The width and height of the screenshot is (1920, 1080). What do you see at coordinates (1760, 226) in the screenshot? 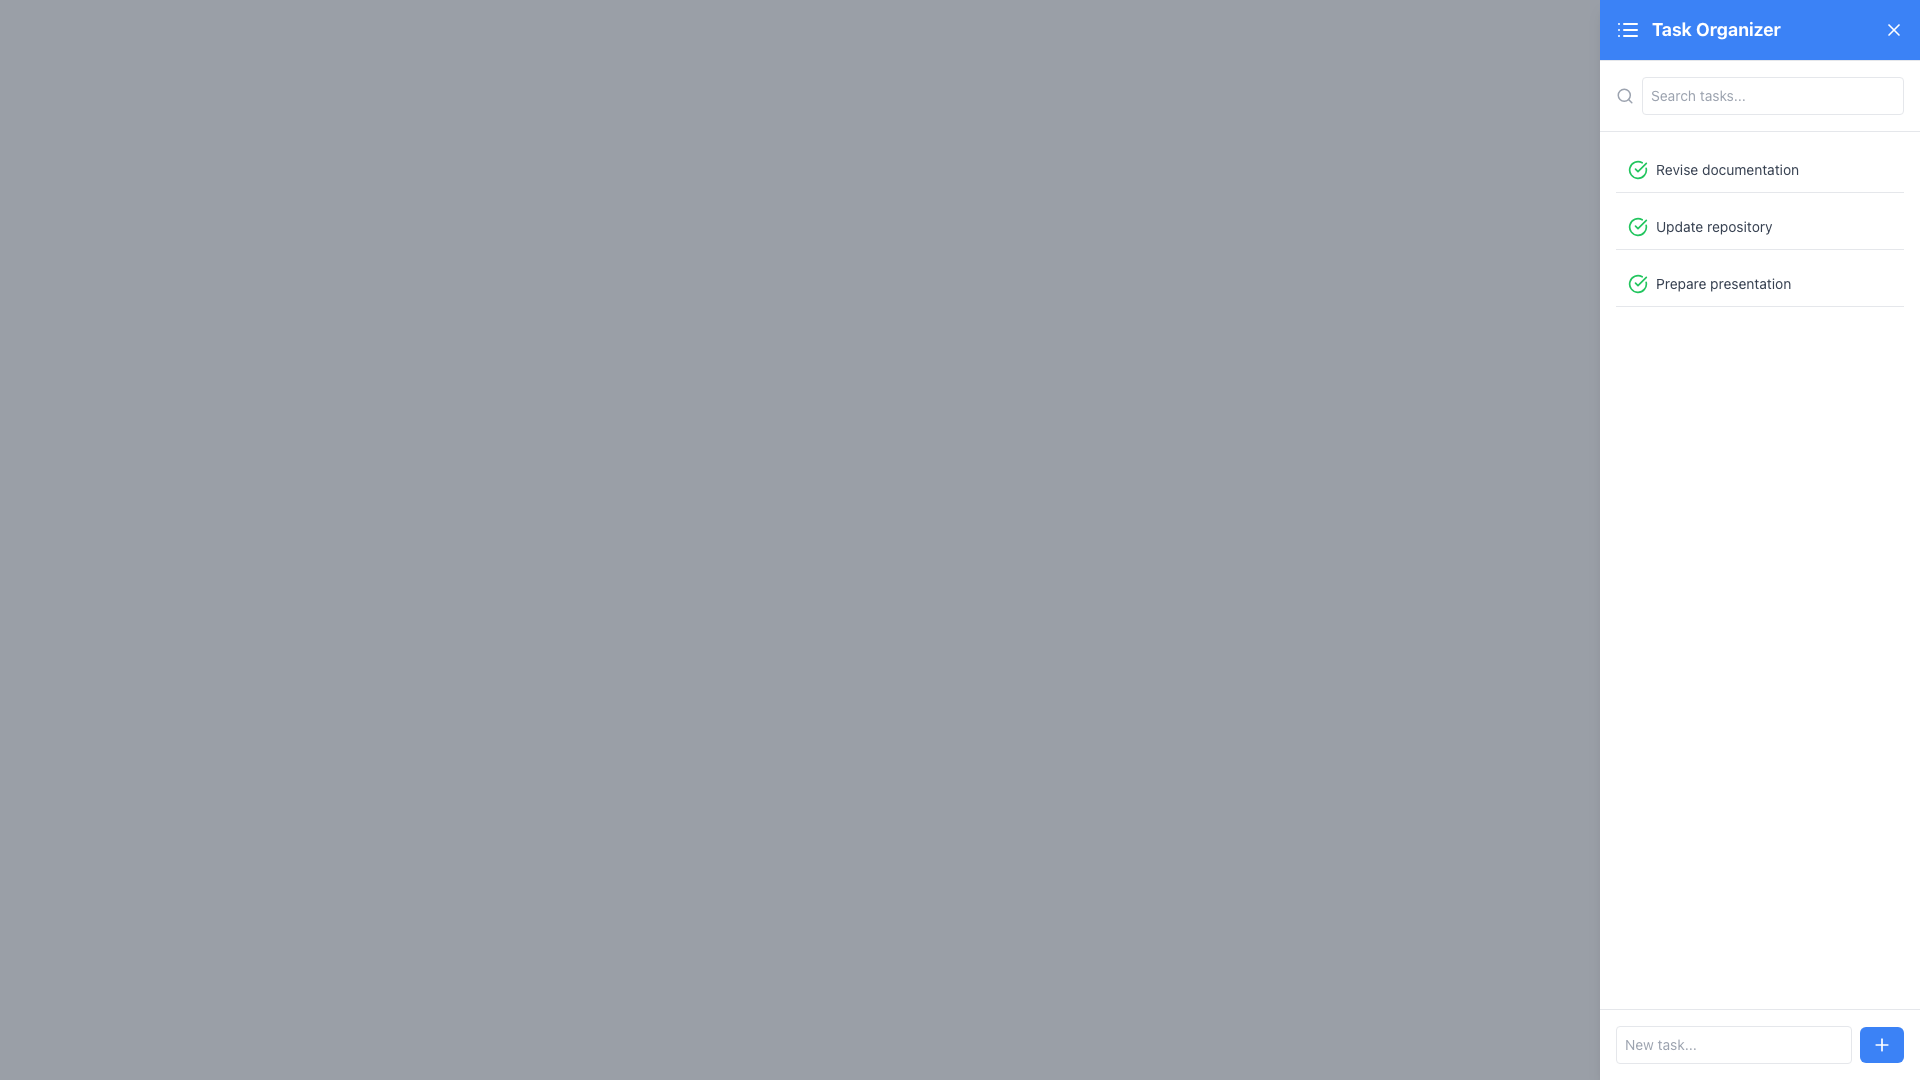
I see `the second item in the vertical list labeled 'Update repository'` at bounding box center [1760, 226].